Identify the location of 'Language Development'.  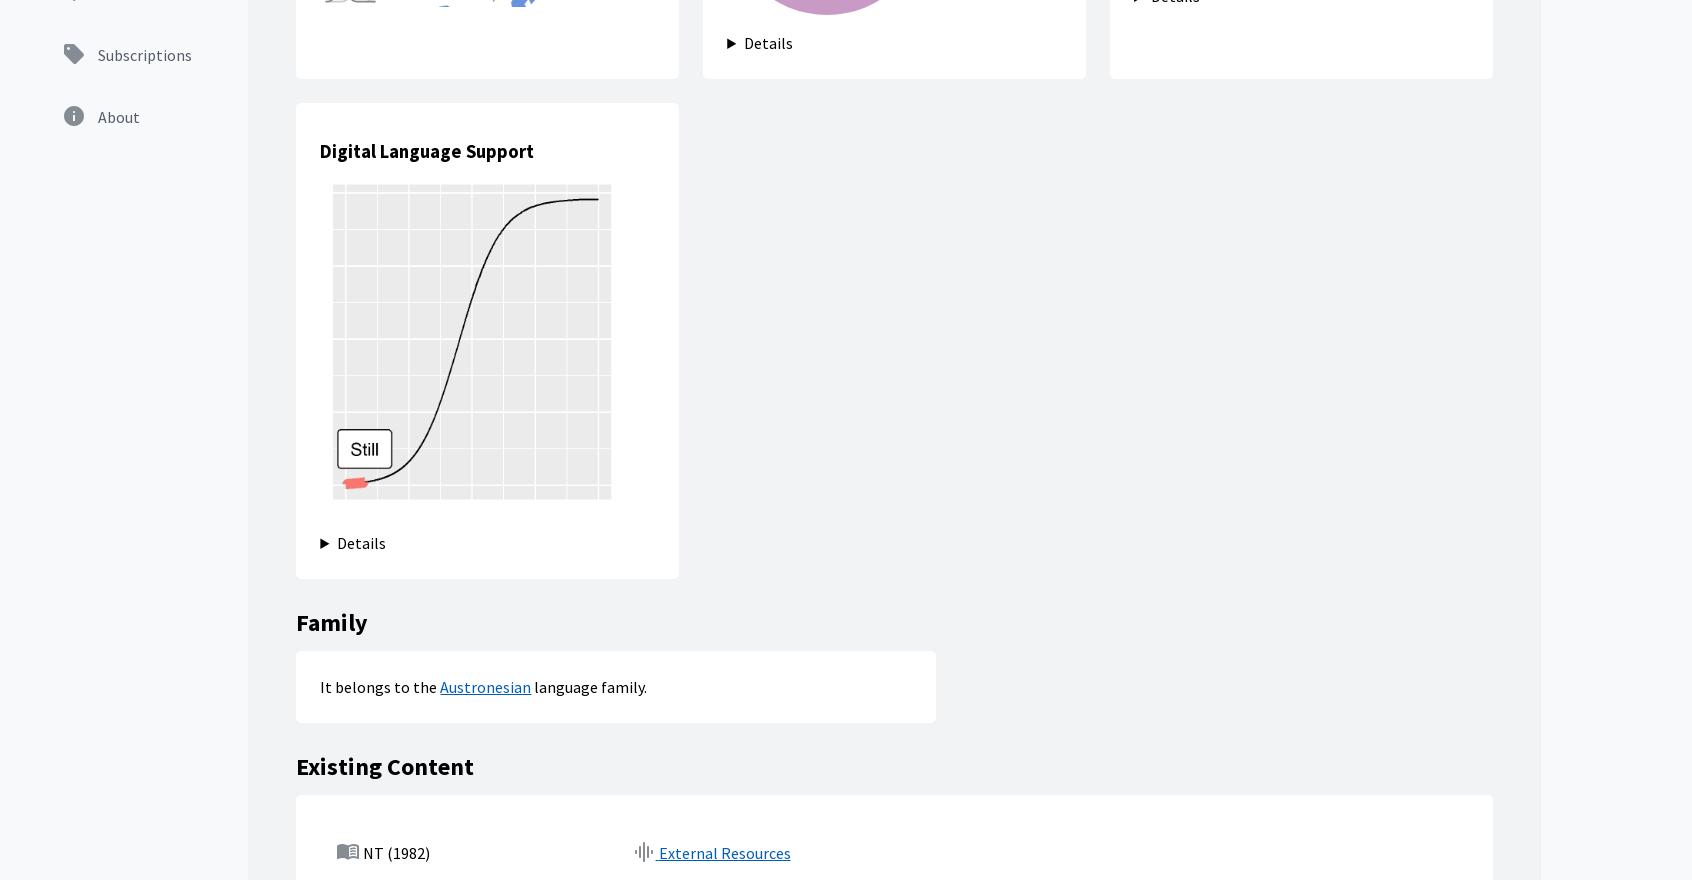
(942, 592).